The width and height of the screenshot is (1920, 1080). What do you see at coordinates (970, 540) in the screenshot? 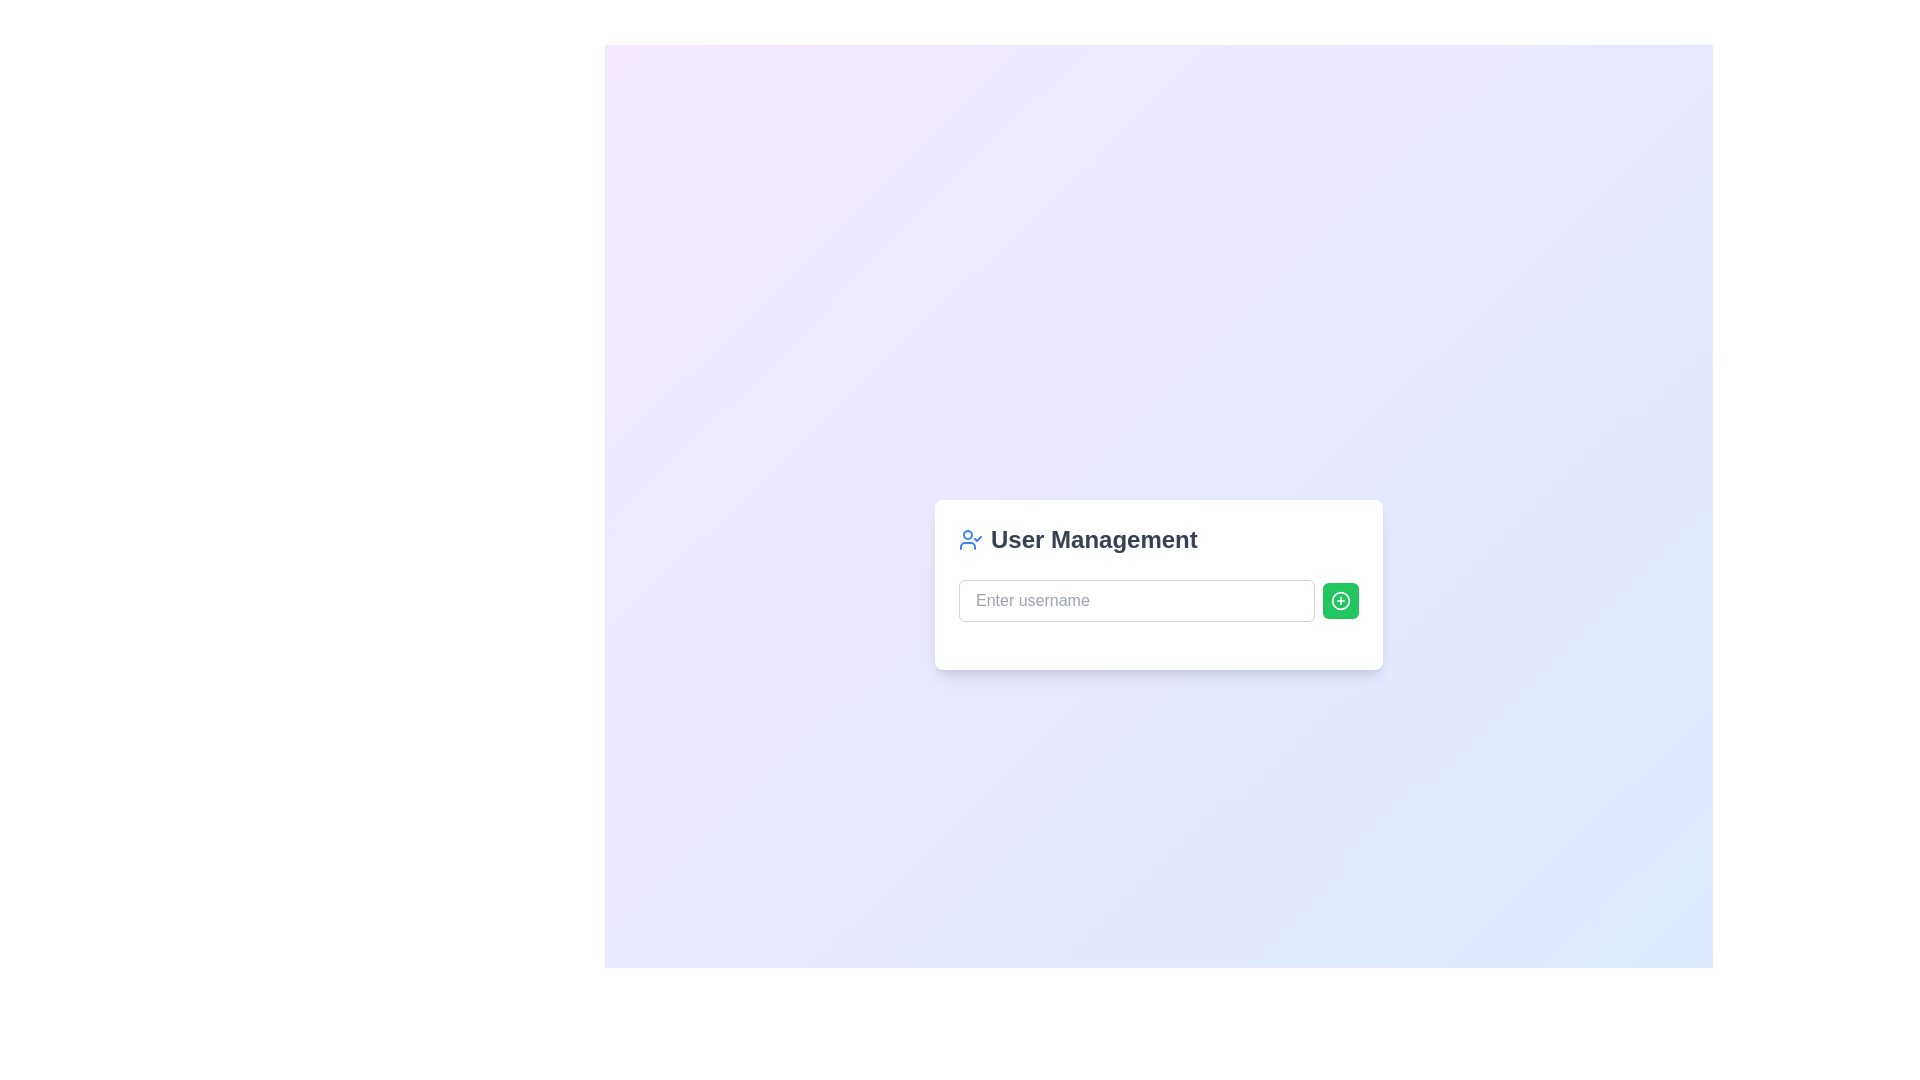
I see `the user silhouette icon with a checkmark, located to the left of the 'User Management' text in the title area` at bounding box center [970, 540].